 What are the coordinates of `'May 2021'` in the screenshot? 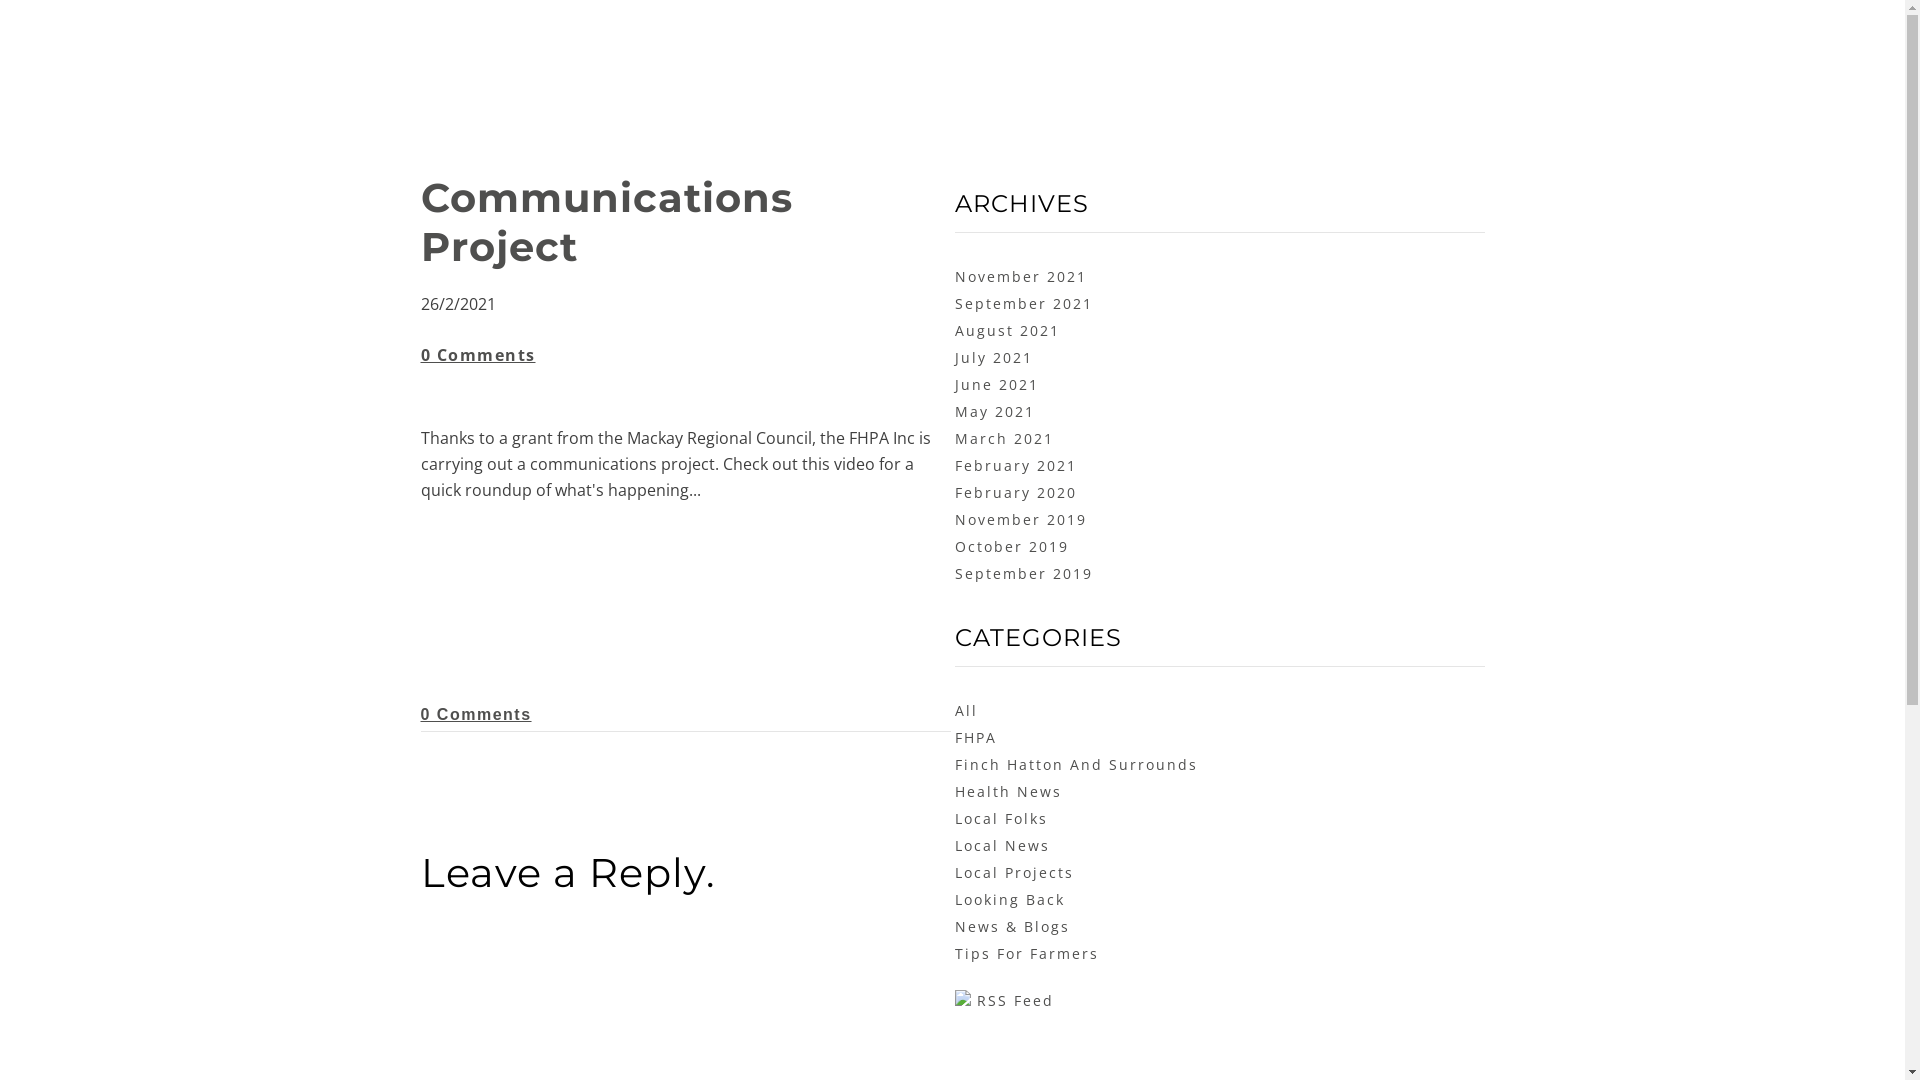 It's located at (993, 410).